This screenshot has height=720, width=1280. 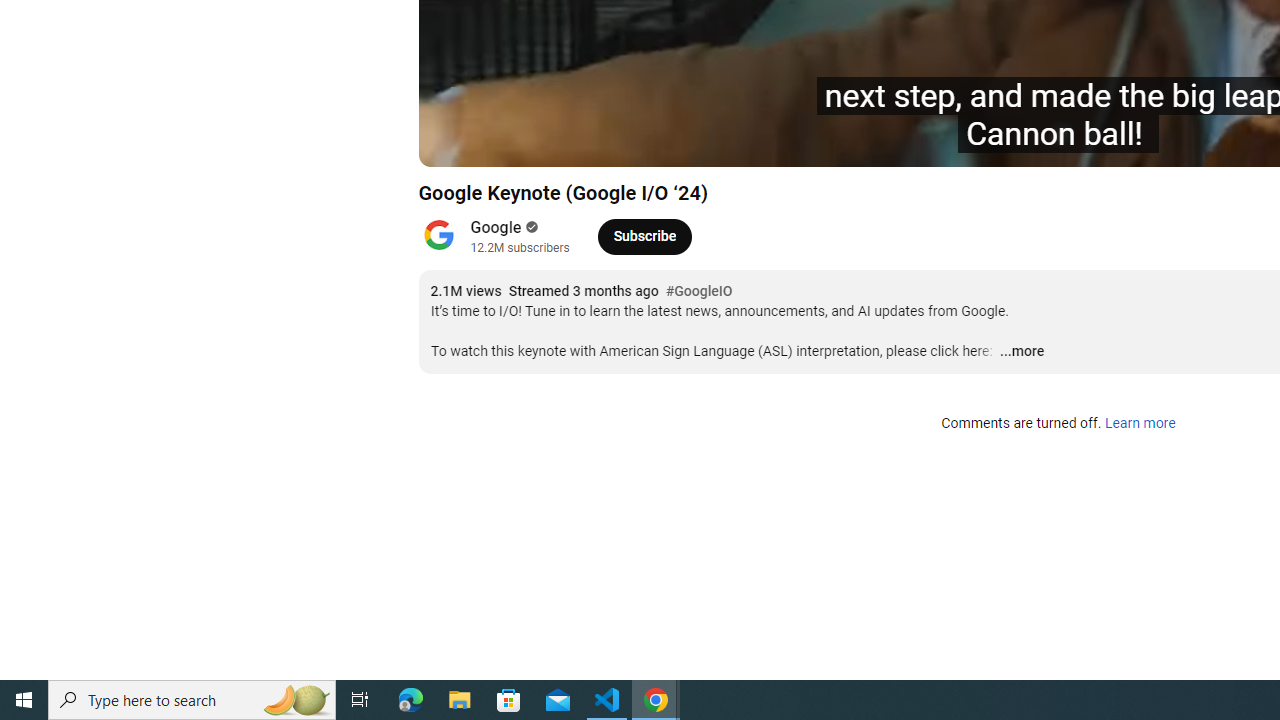 I want to click on '...more', so click(x=1021, y=351).